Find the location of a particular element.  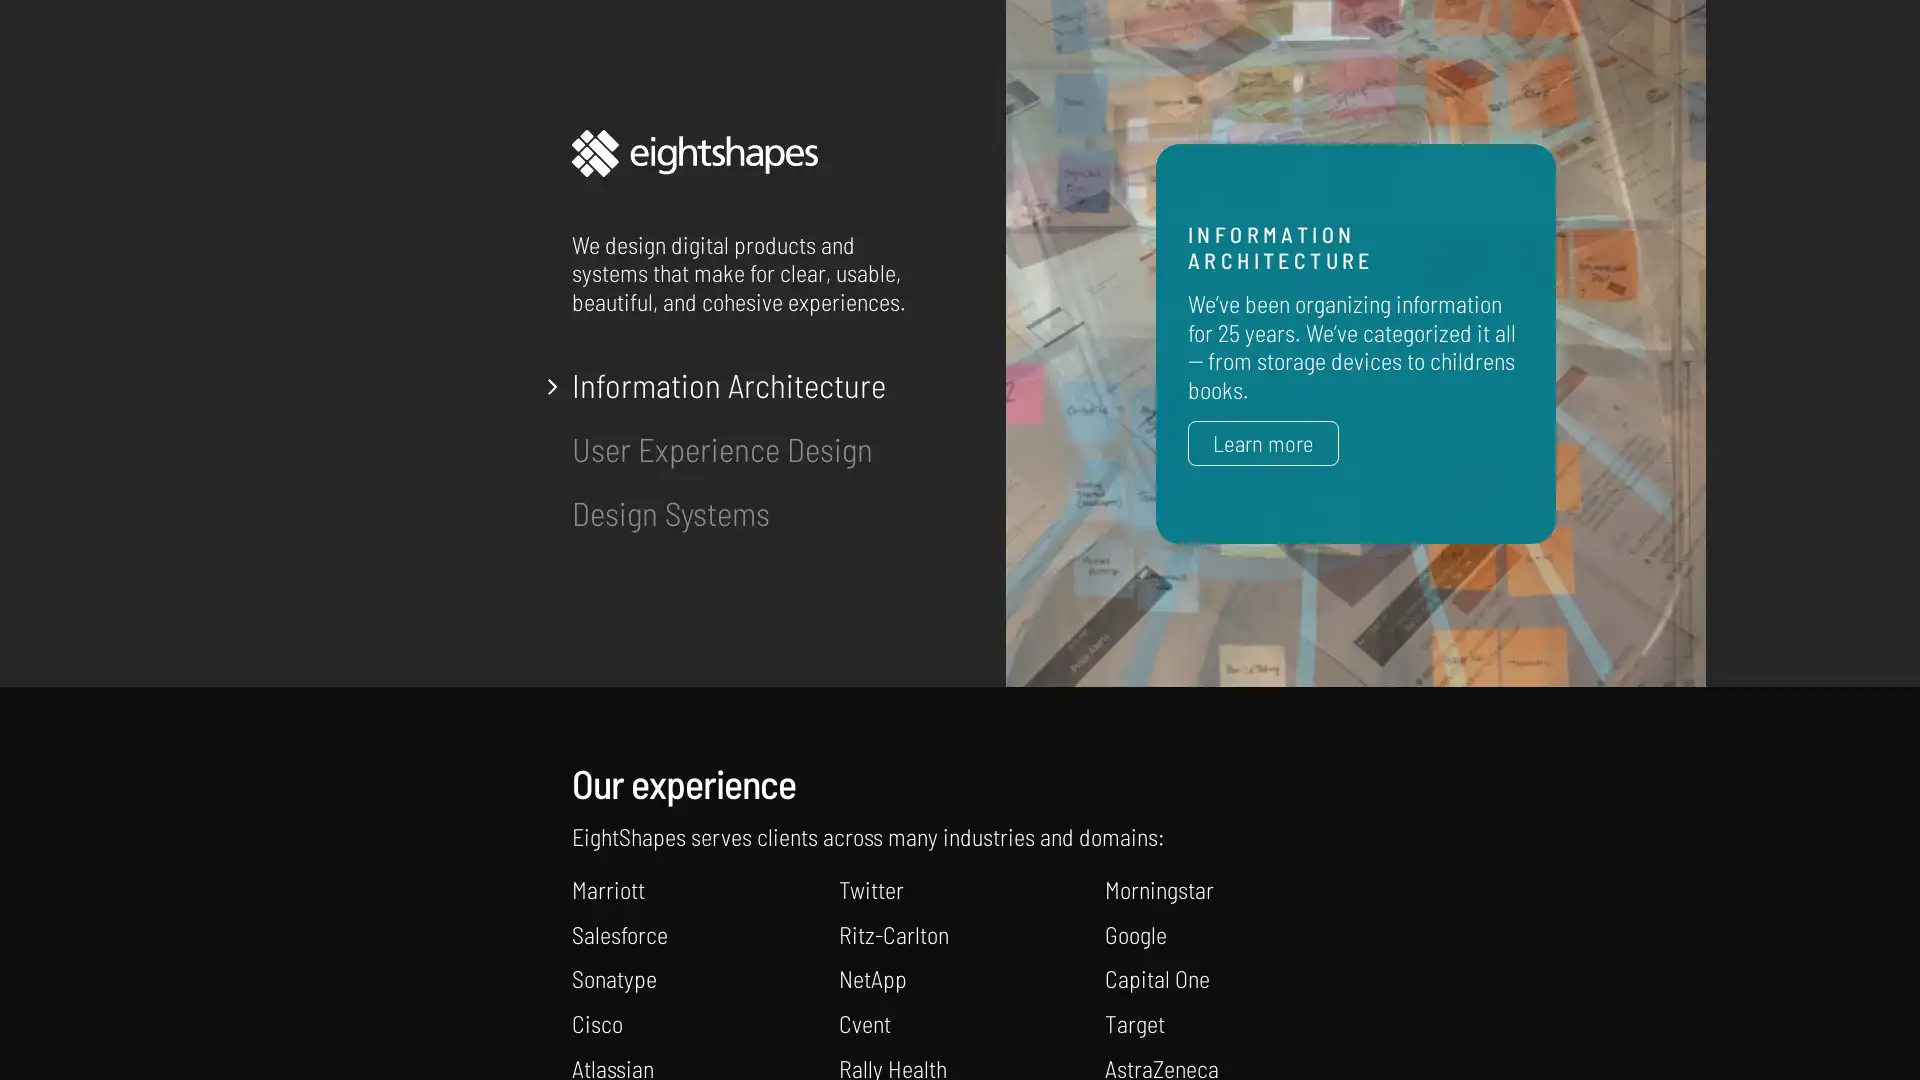

Design Systems is located at coordinates (671, 512).